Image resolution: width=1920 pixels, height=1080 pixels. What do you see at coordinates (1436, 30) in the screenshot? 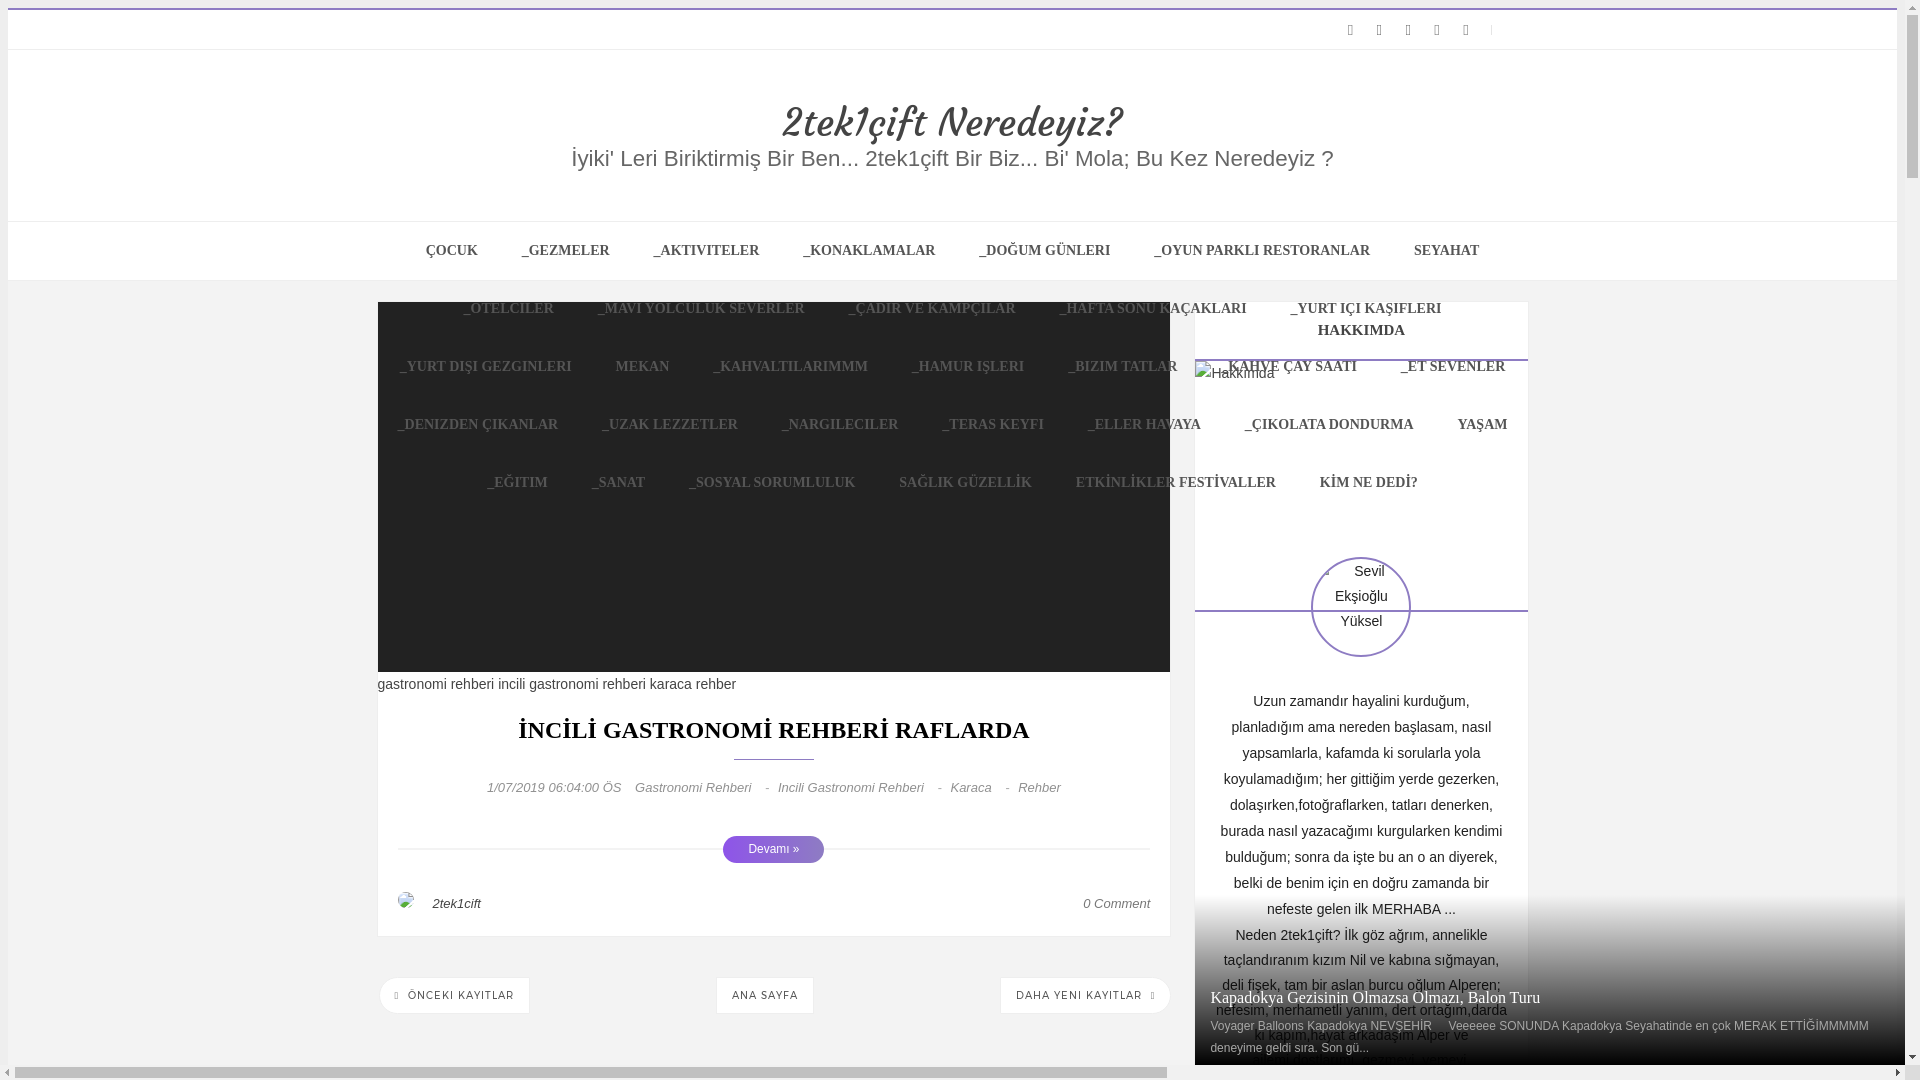
I see `'facebook sayfa '` at bounding box center [1436, 30].